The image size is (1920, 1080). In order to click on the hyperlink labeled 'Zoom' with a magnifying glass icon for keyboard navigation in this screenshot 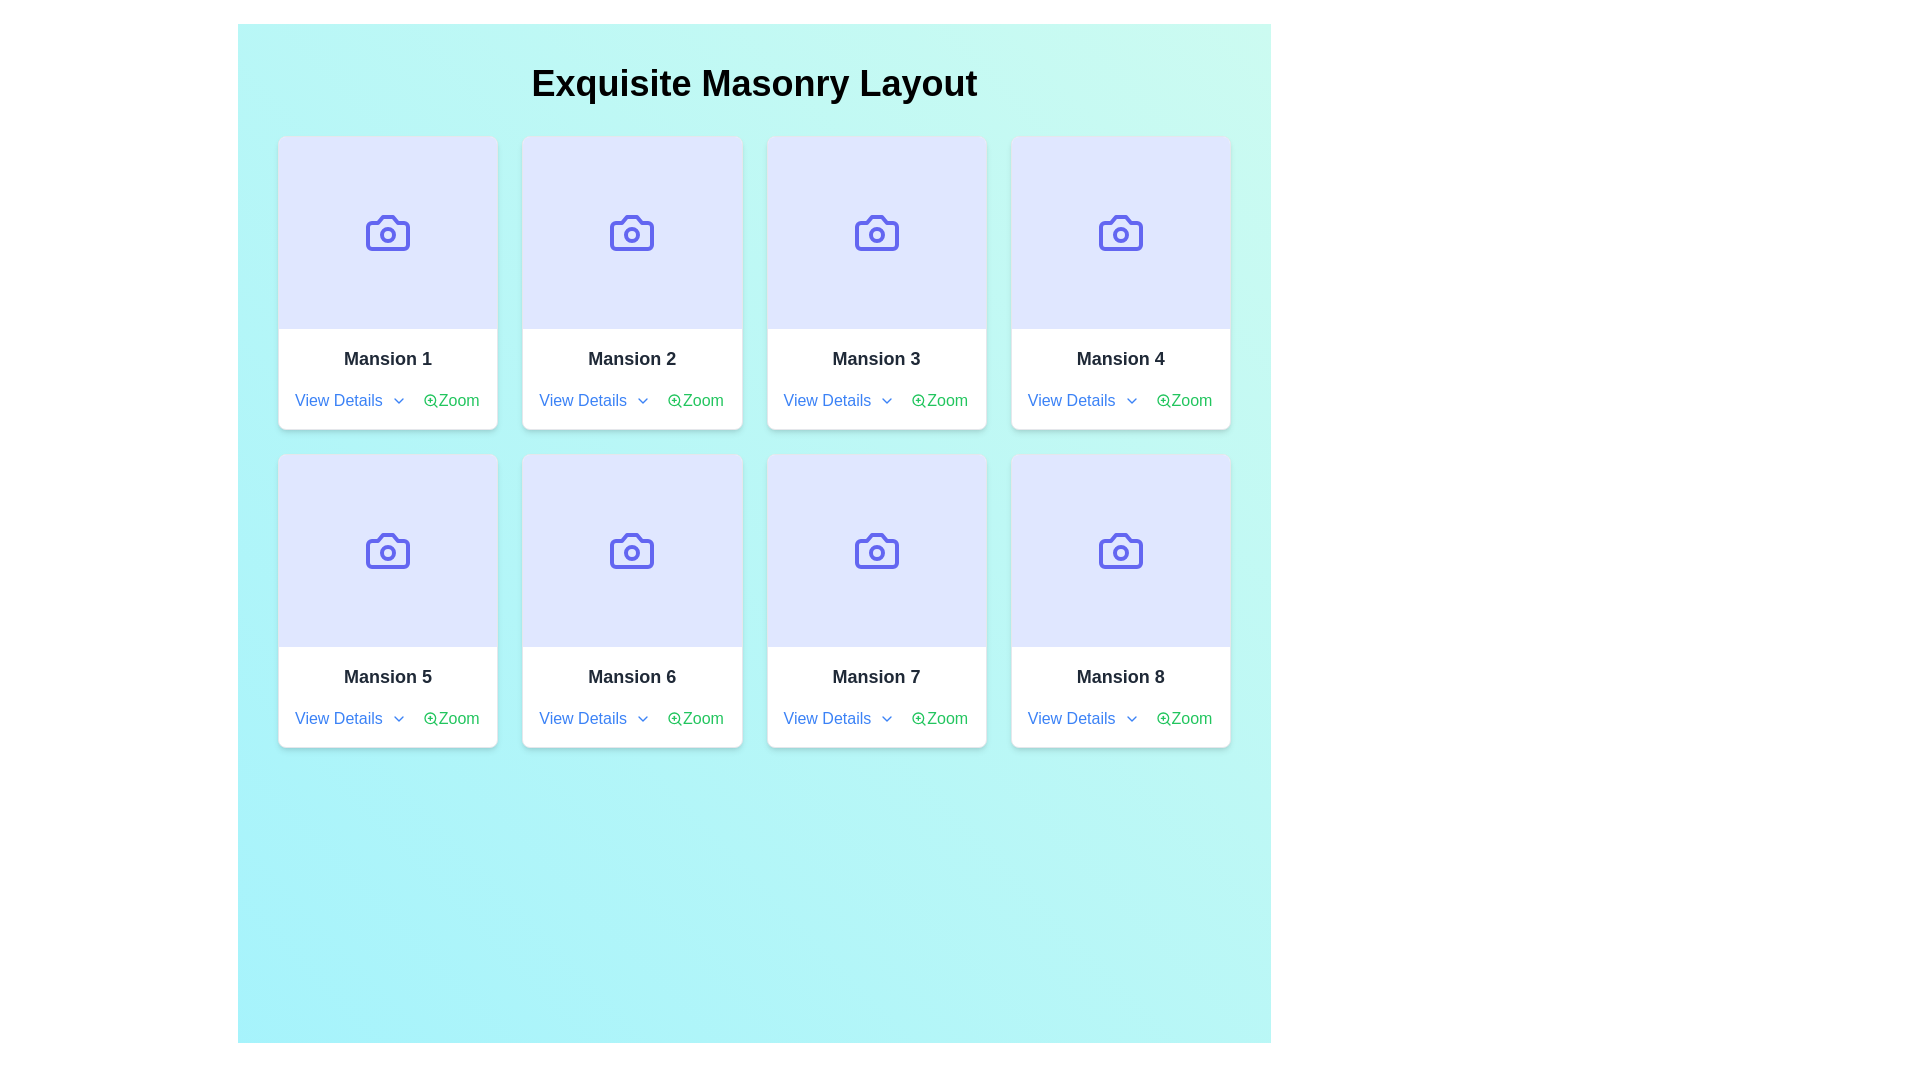, I will do `click(450, 401)`.